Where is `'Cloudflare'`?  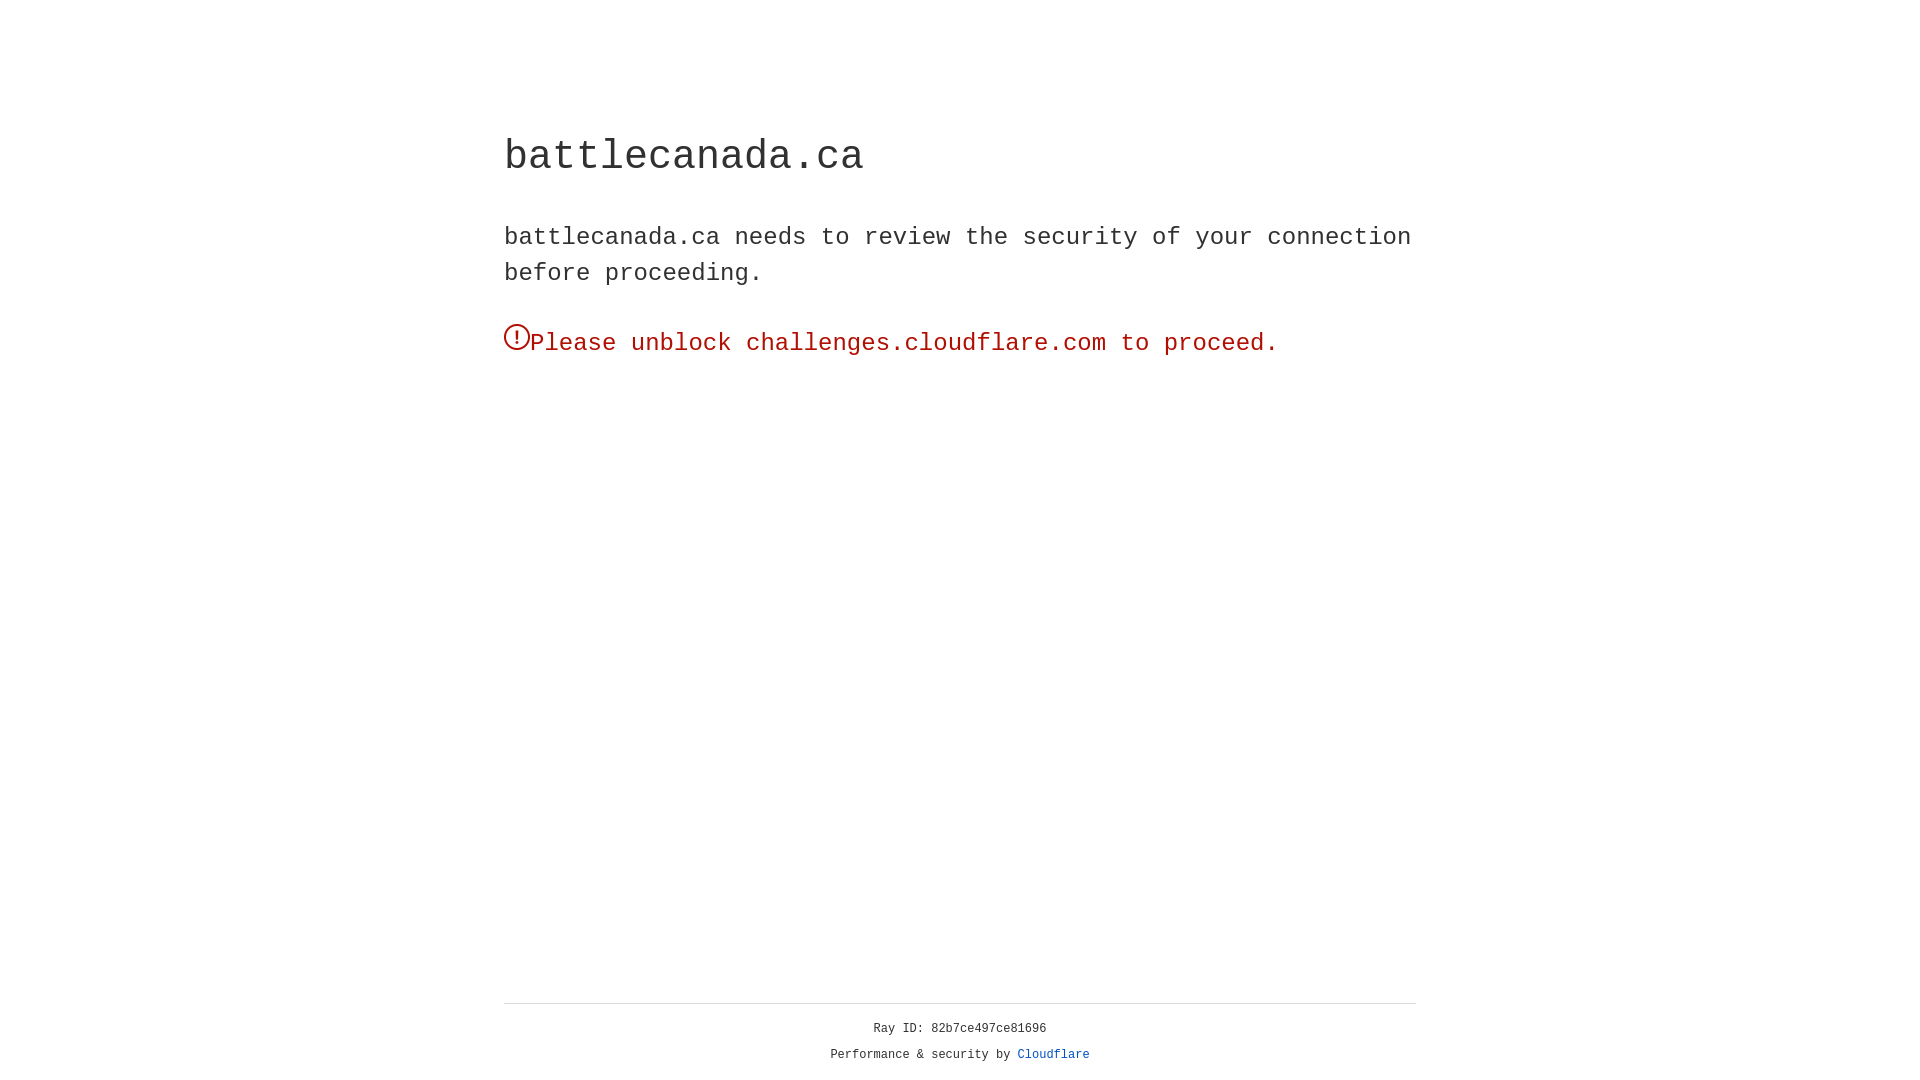
'Cloudflare' is located at coordinates (1053, 1054).